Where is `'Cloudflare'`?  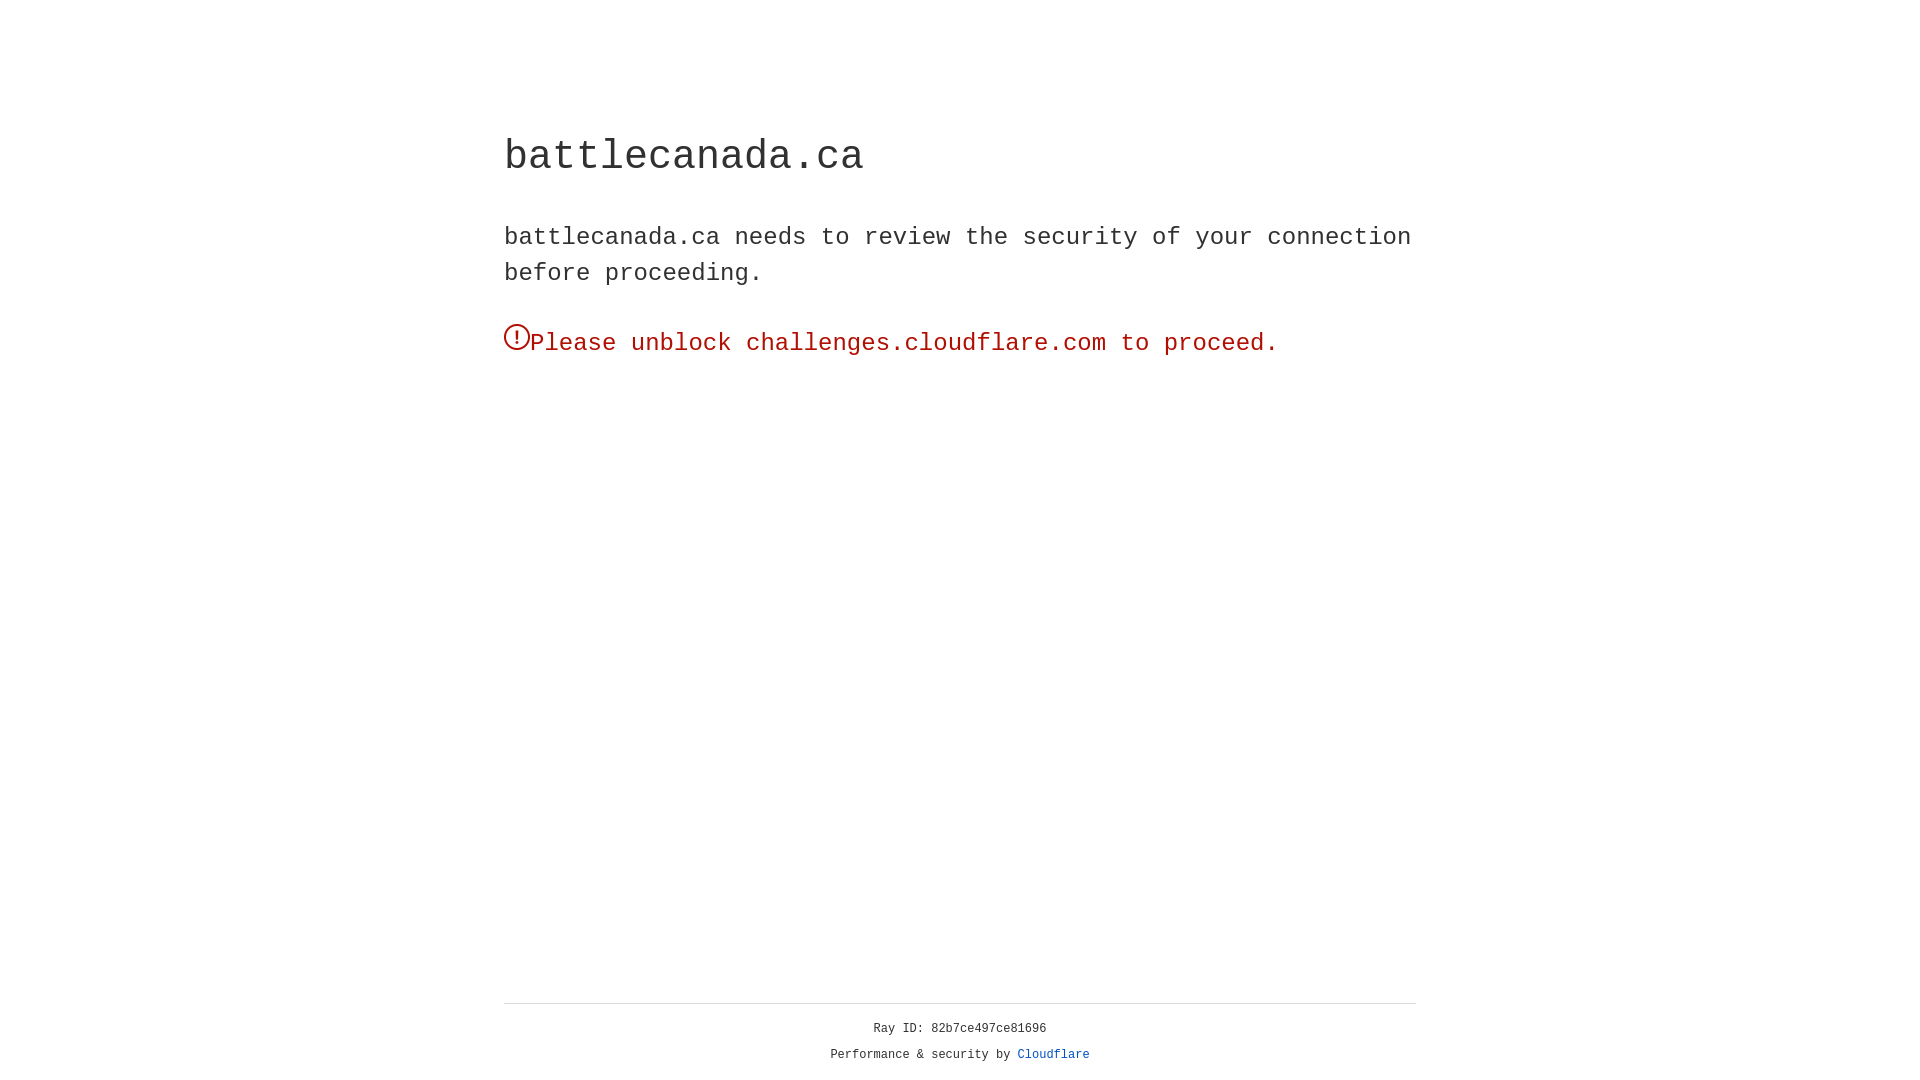
'Cloudflare' is located at coordinates (1053, 1054).